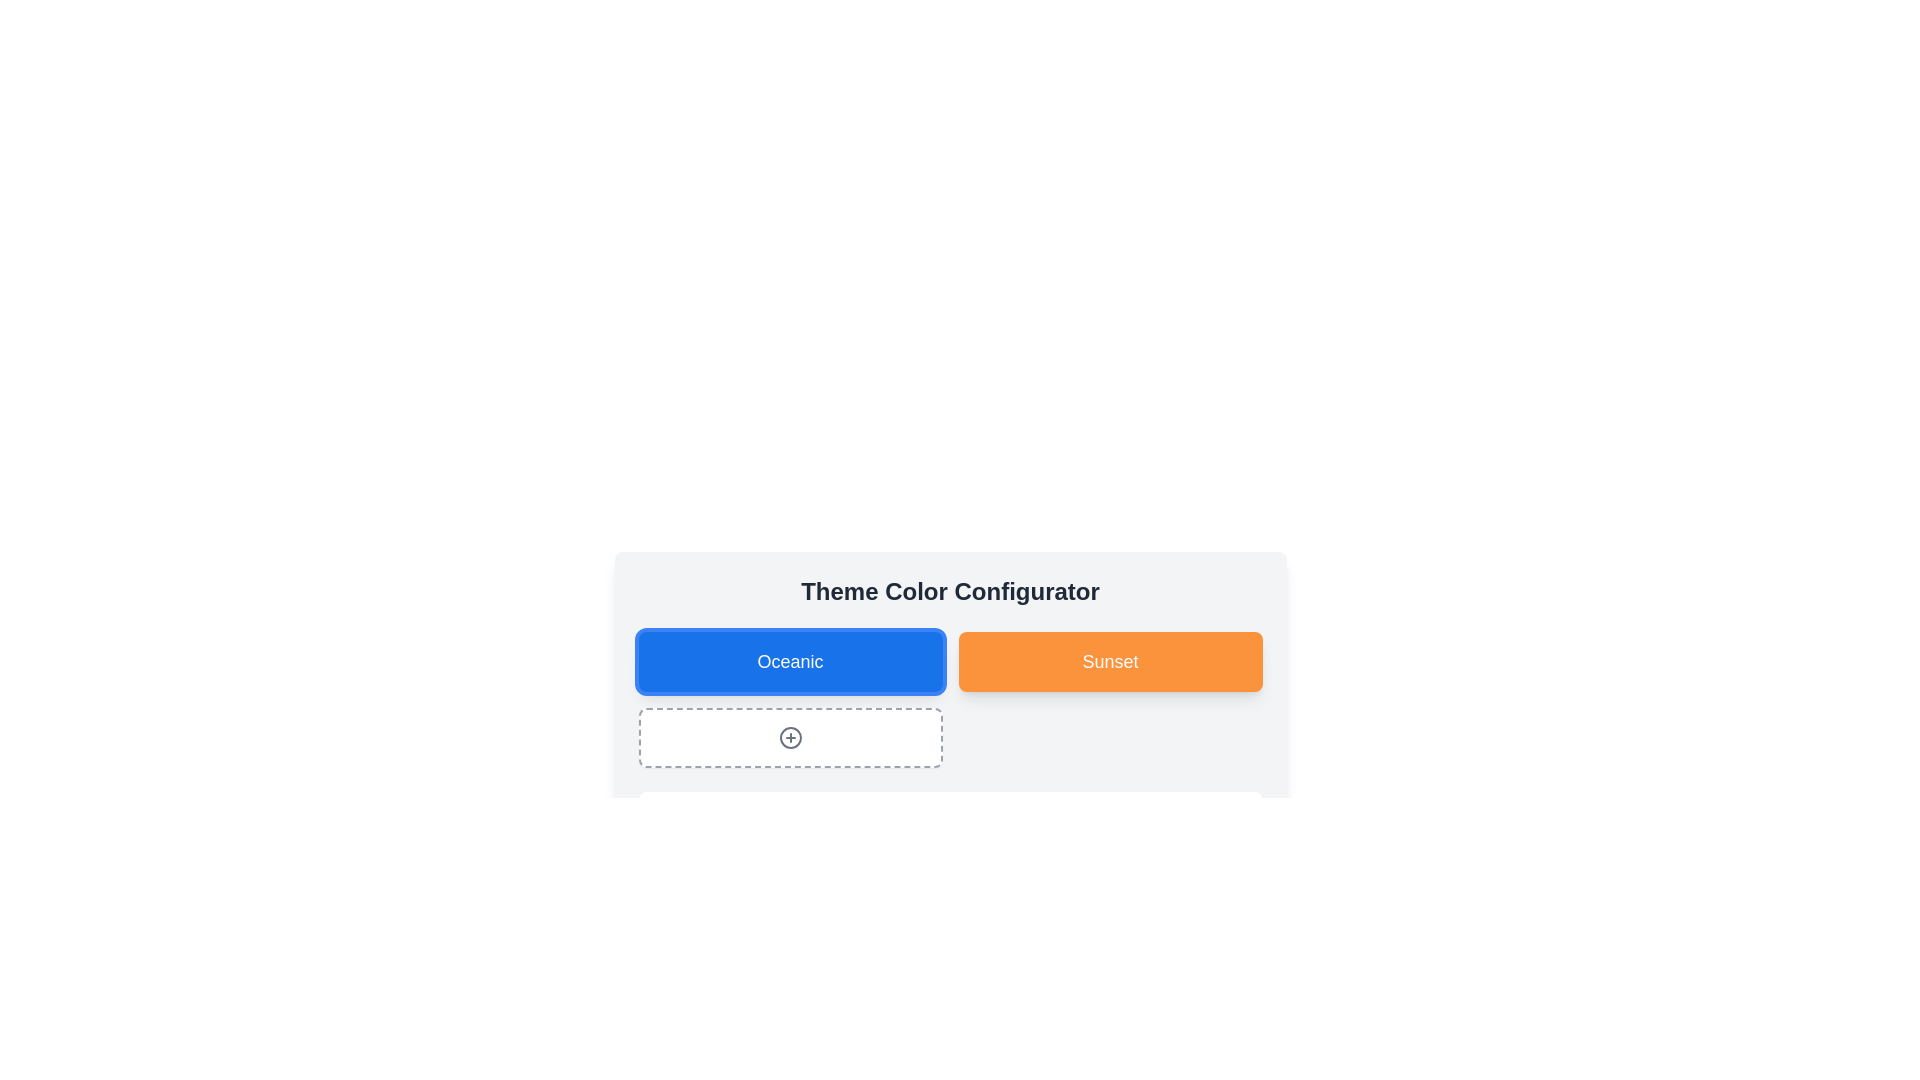 The height and width of the screenshot is (1080, 1920). I want to click on the button with a dashed border and rounded corners that has a '+' icon, located in the bottom-left section of the grid, so click(789, 737).